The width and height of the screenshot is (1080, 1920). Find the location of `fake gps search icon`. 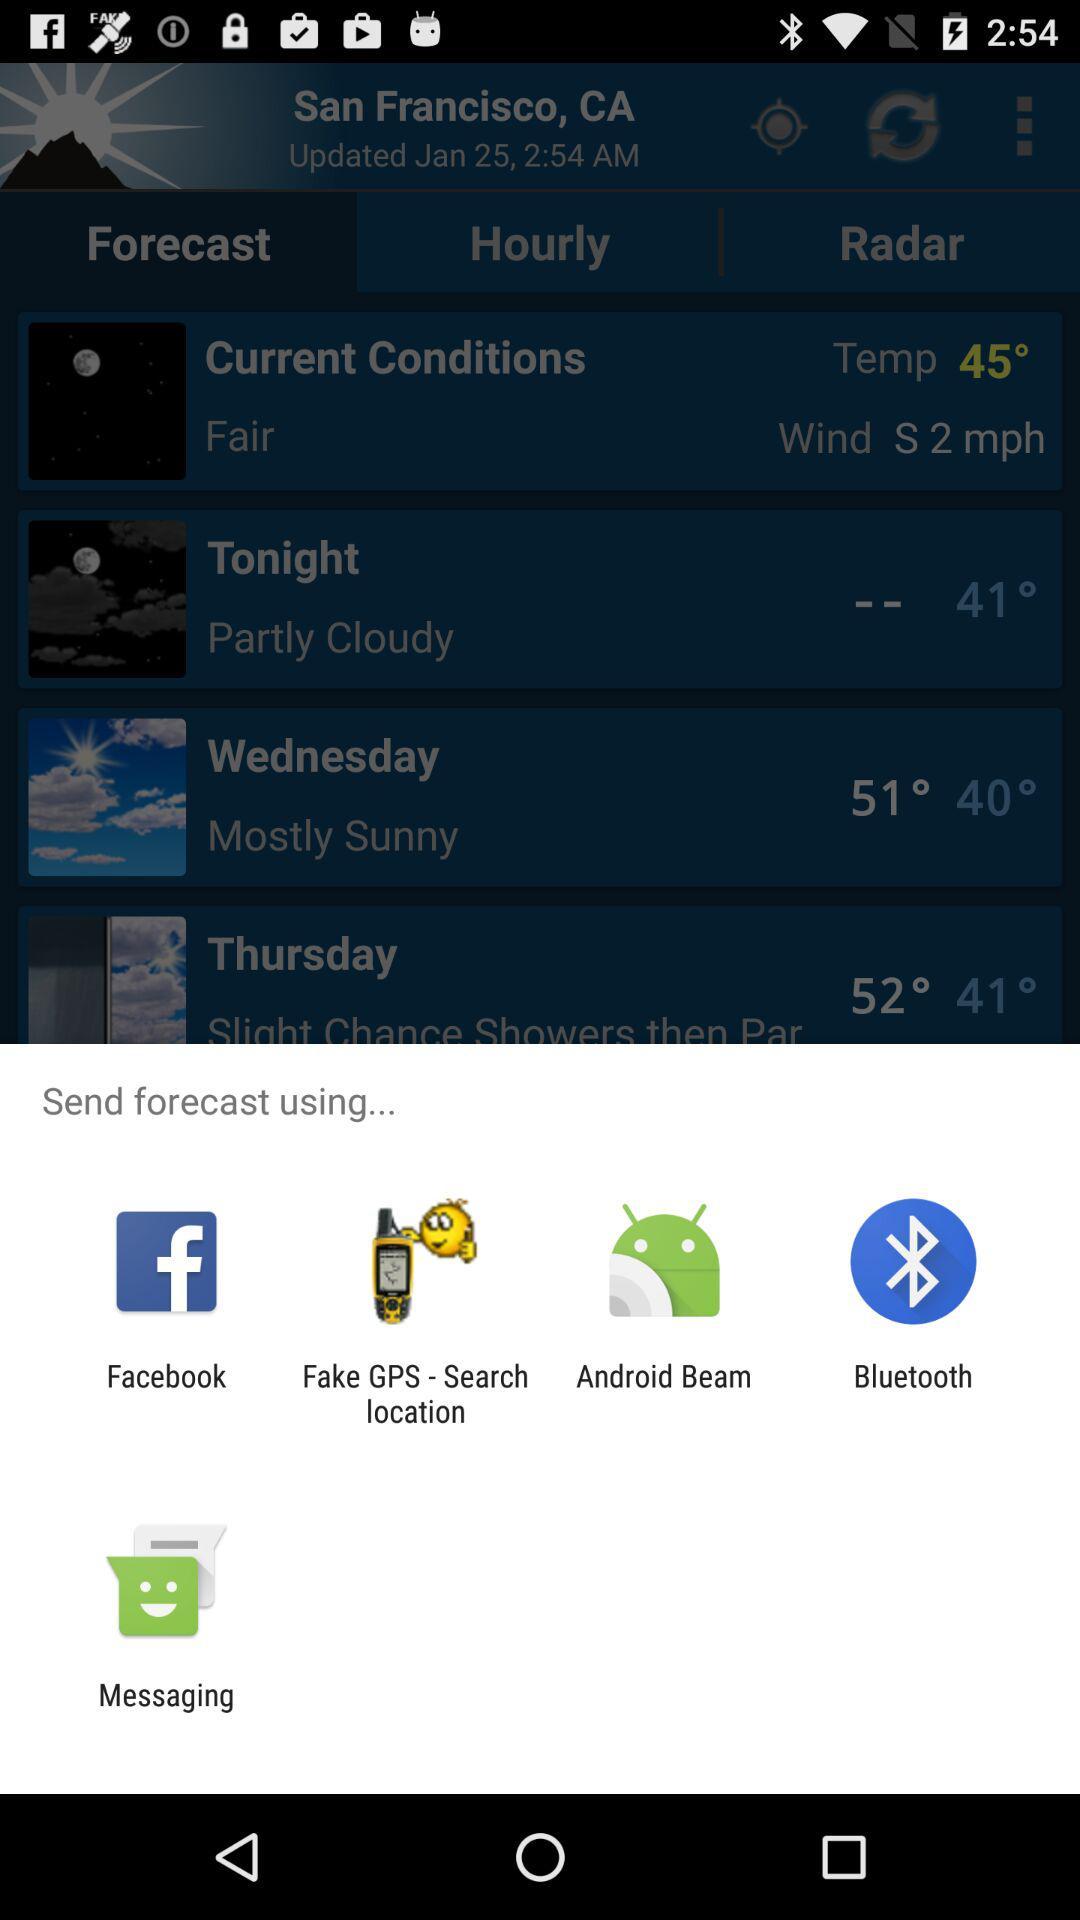

fake gps search icon is located at coordinates (414, 1392).